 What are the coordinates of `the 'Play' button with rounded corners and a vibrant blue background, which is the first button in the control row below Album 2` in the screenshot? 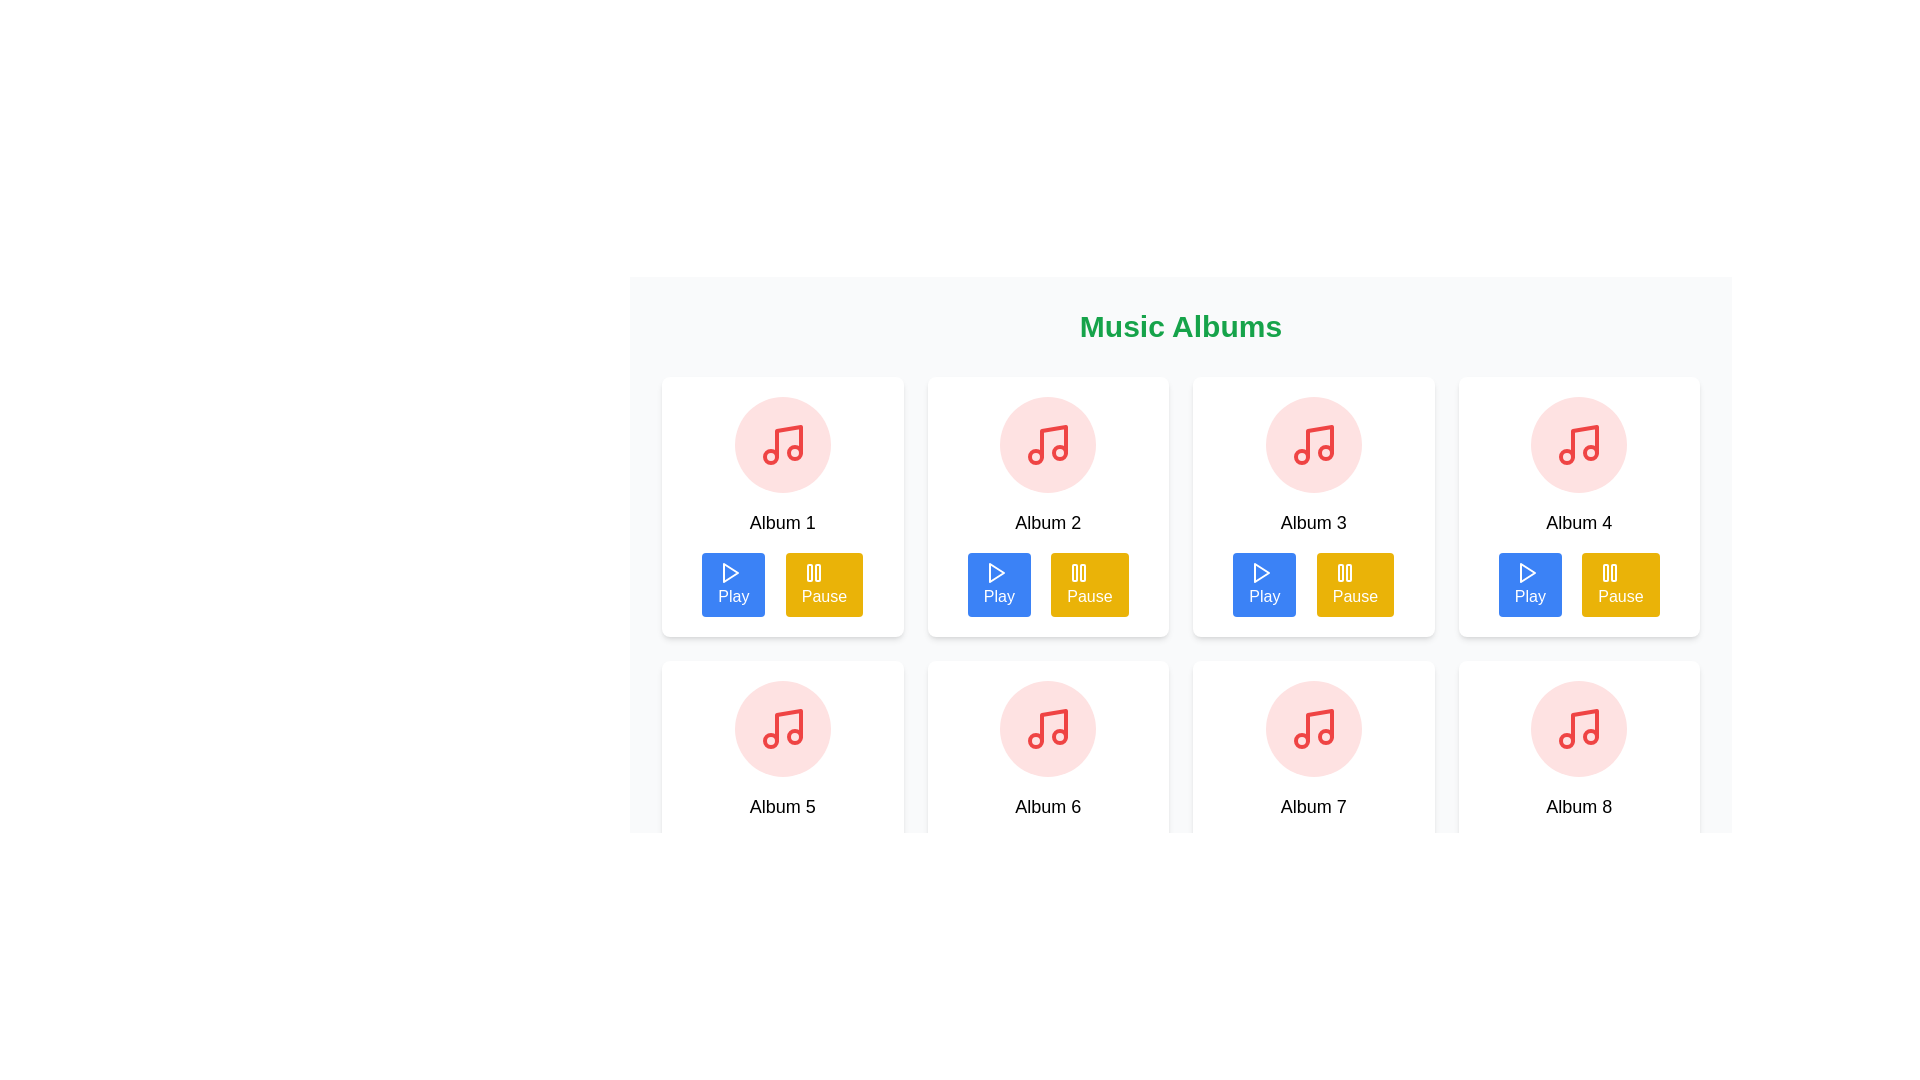 It's located at (999, 585).